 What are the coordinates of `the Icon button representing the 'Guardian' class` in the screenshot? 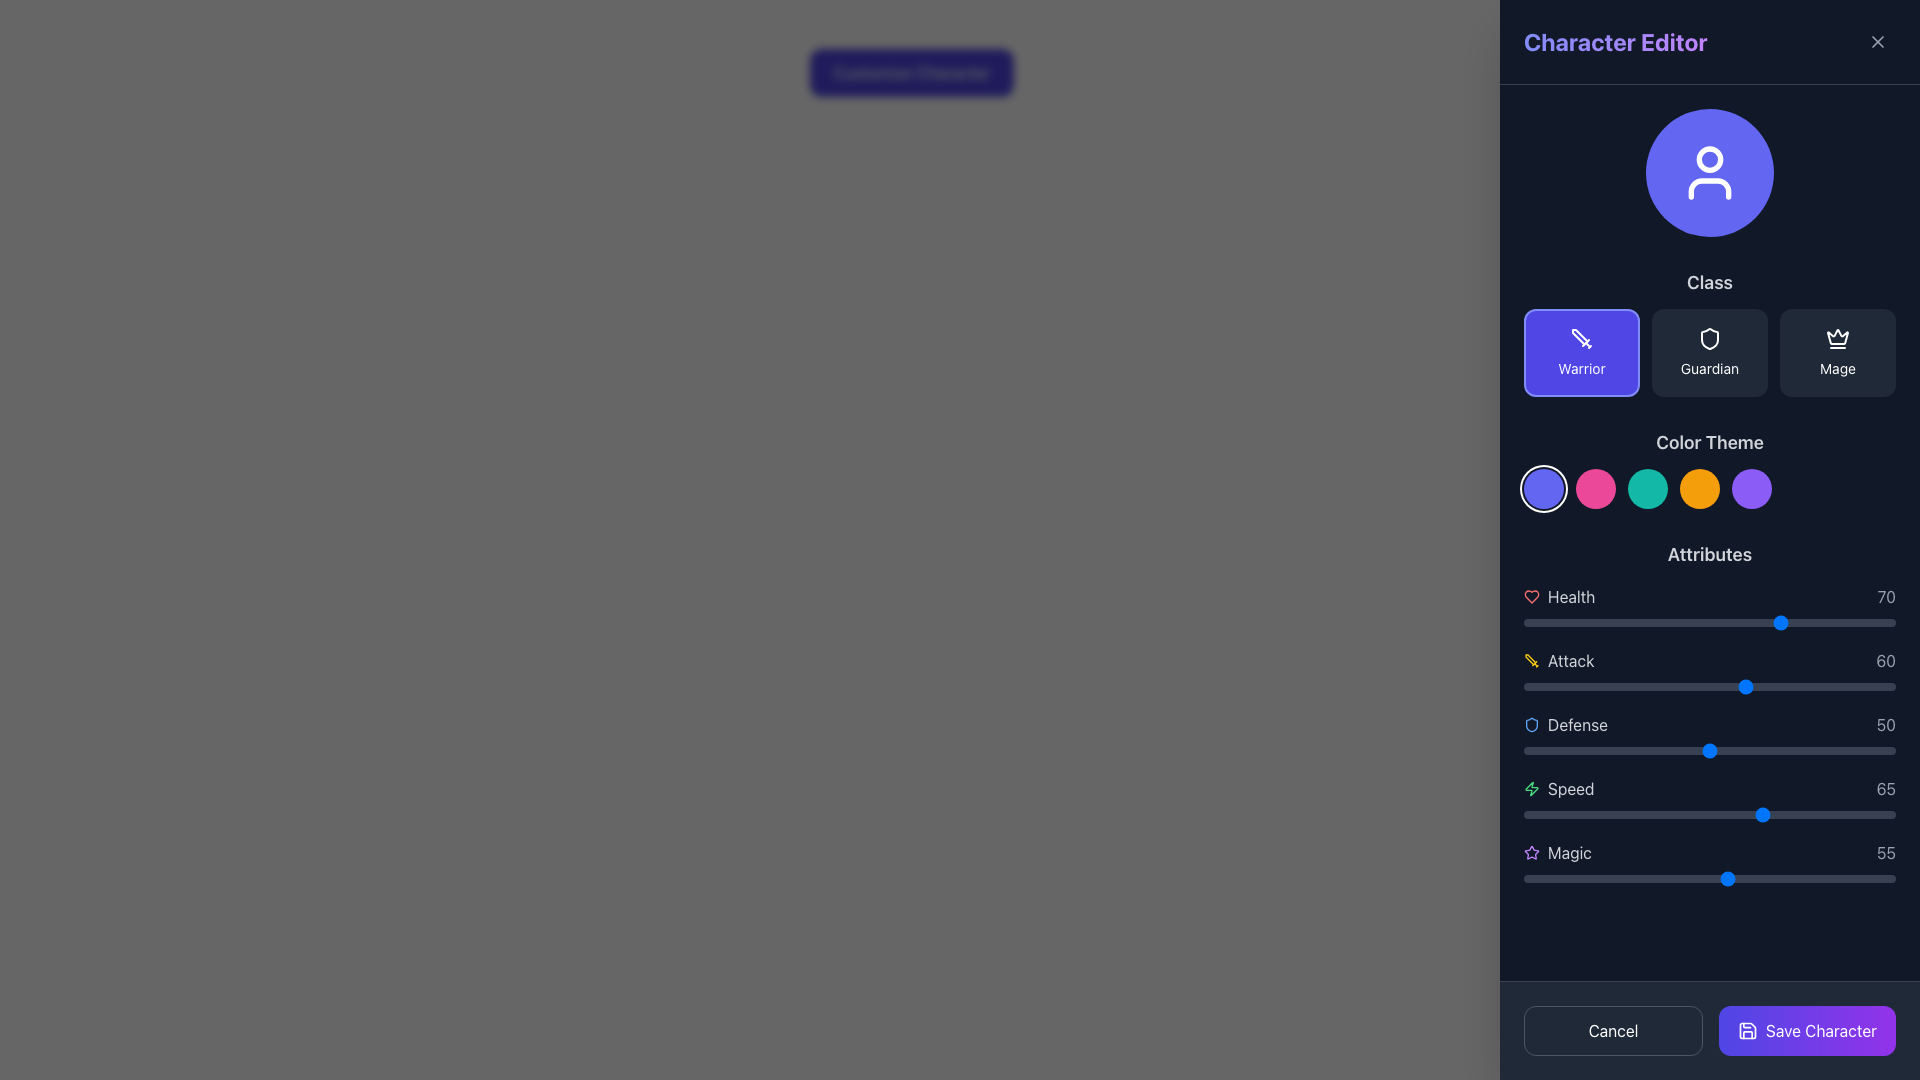 It's located at (1708, 338).